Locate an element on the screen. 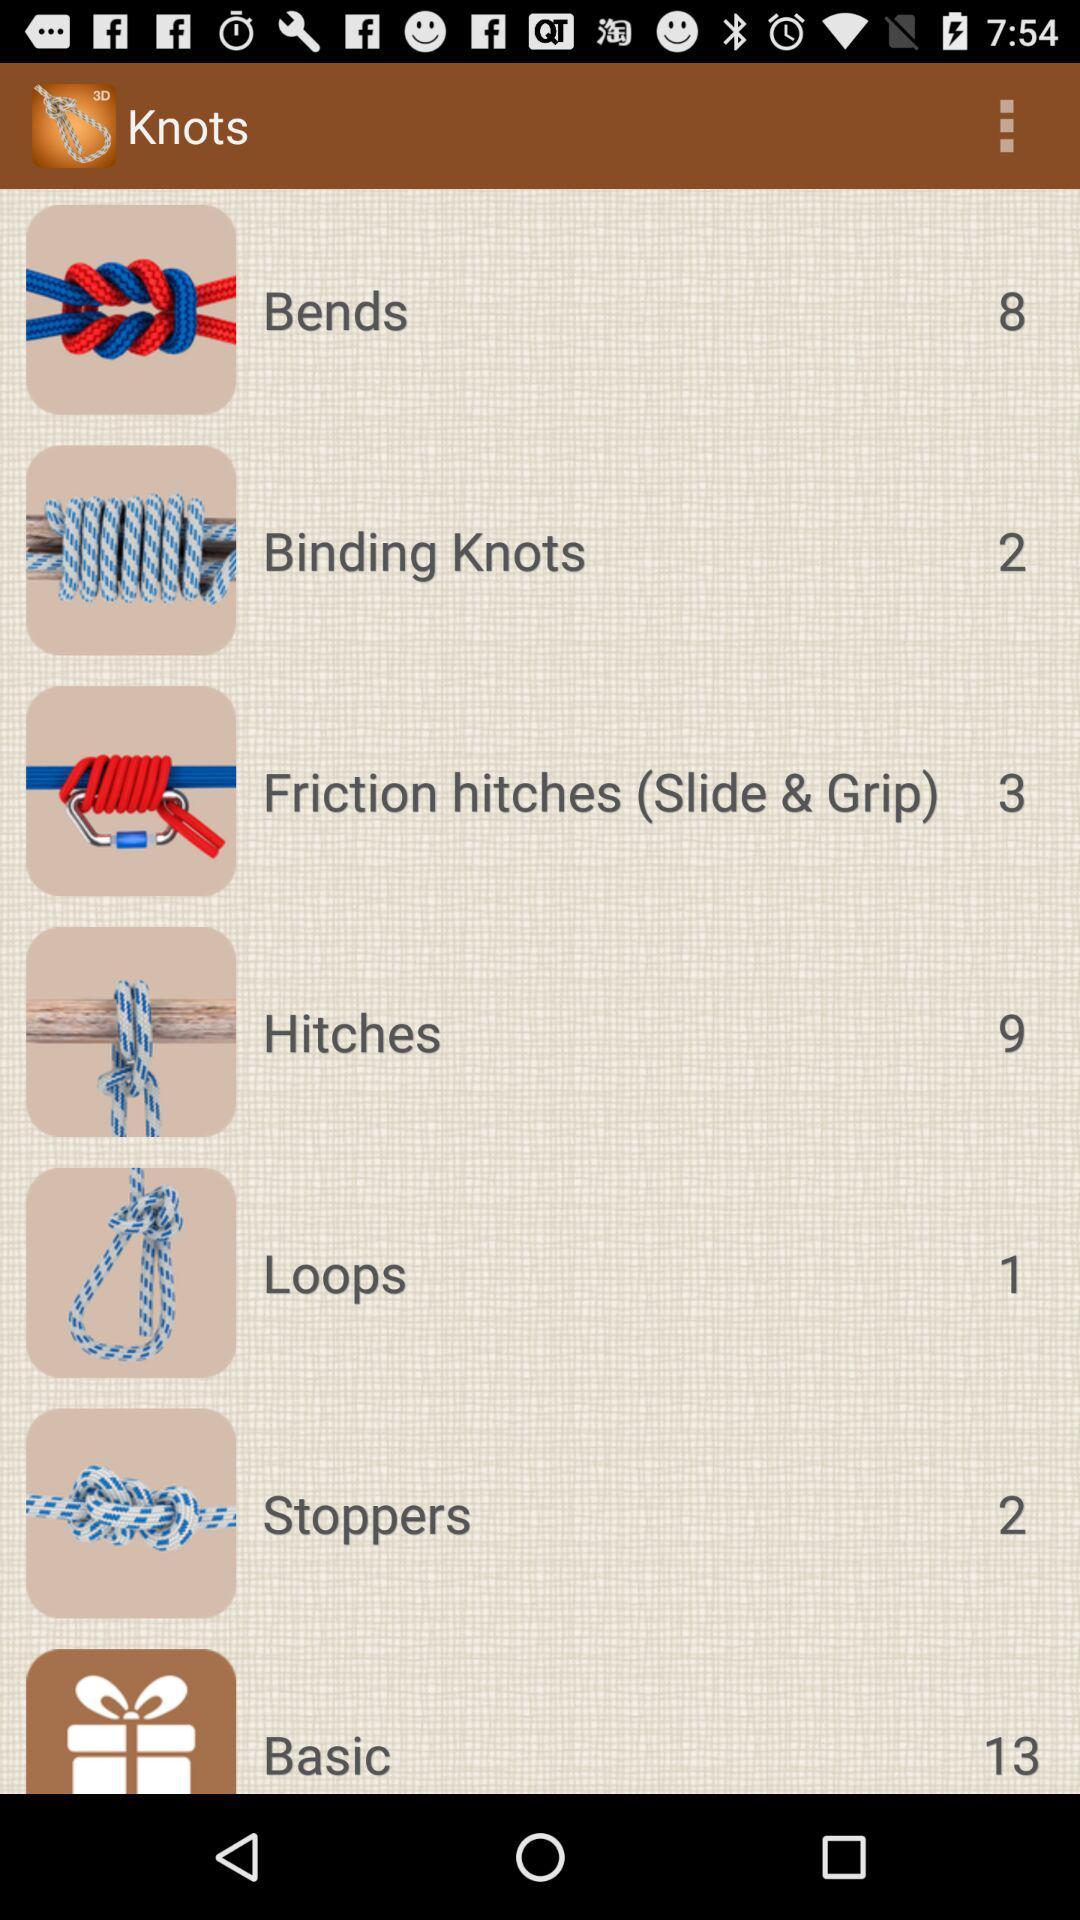  13 item is located at coordinates (1011, 1720).